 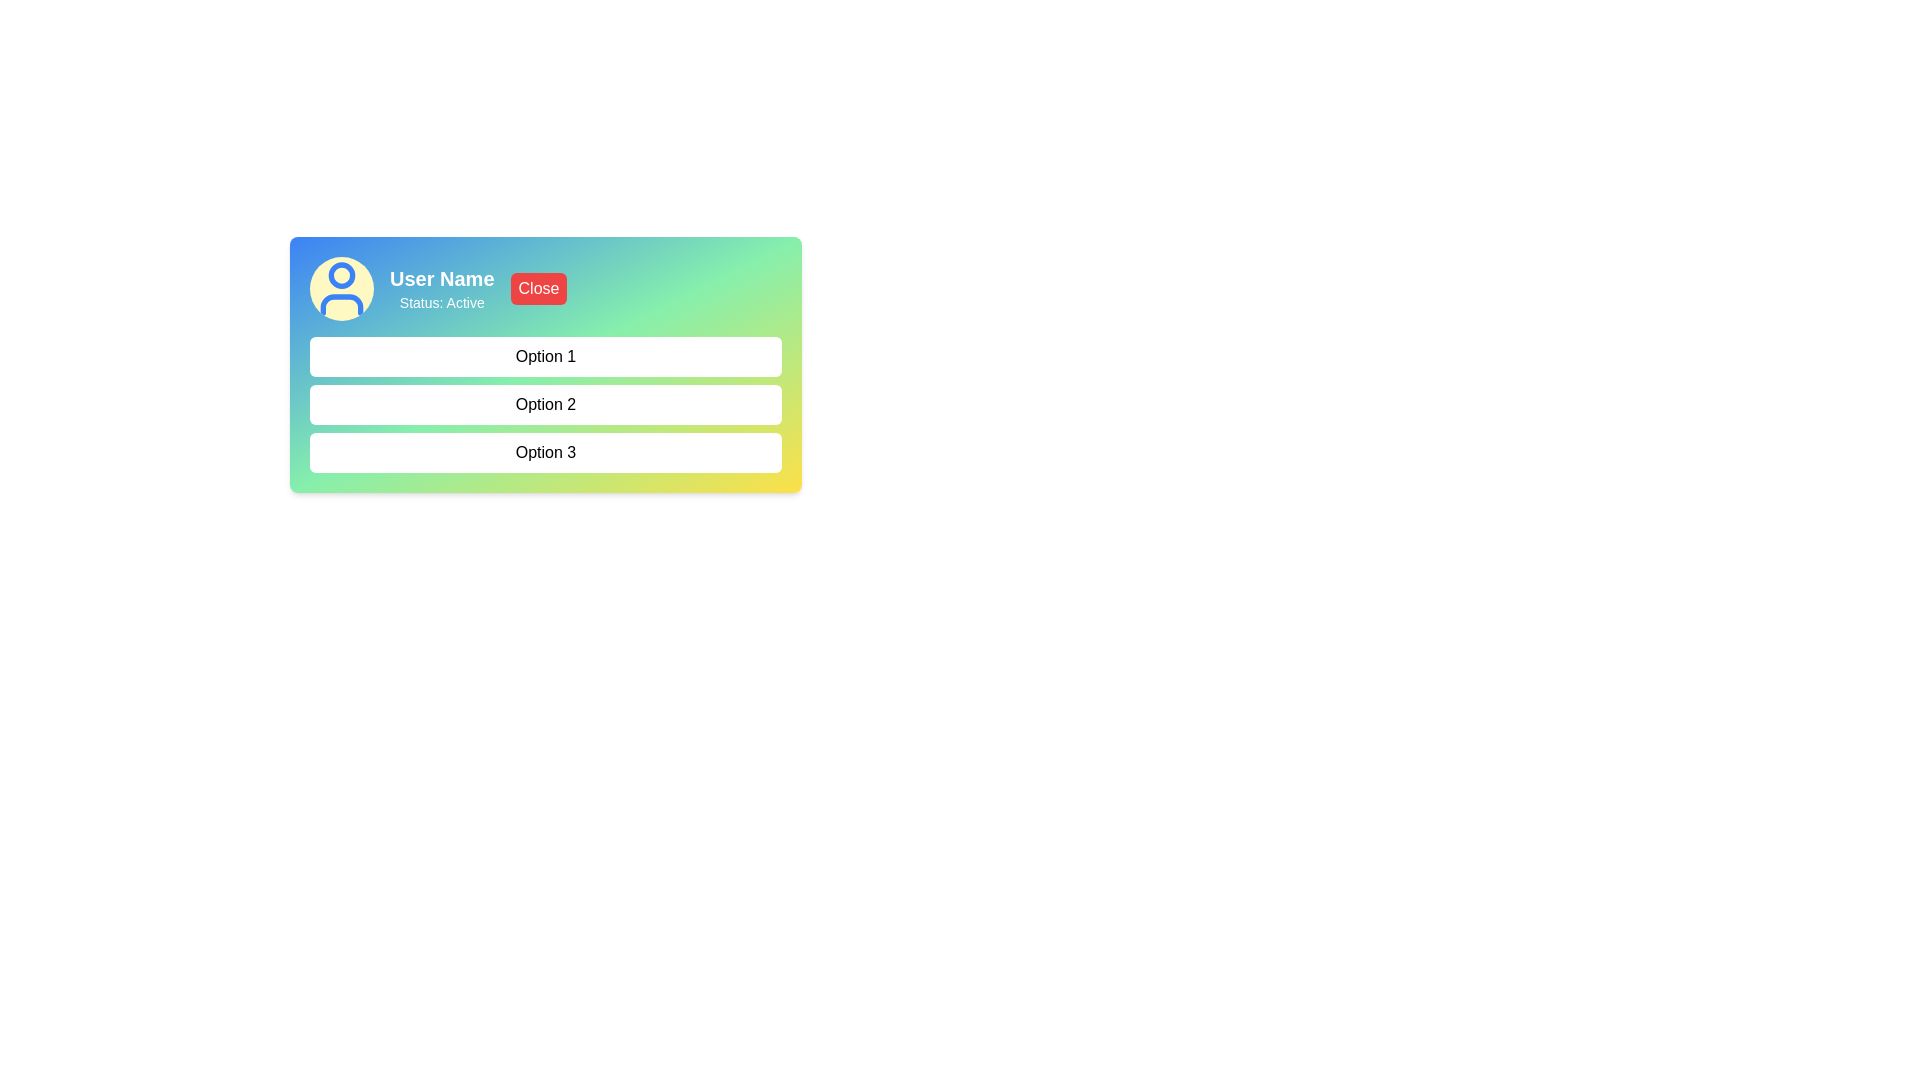 I want to click on the 'User Name' label, which prominently displays the text in large, bold font against a gradient background transitioning from blue to green, located at the top-left section of the card, so click(x=441, y=278).